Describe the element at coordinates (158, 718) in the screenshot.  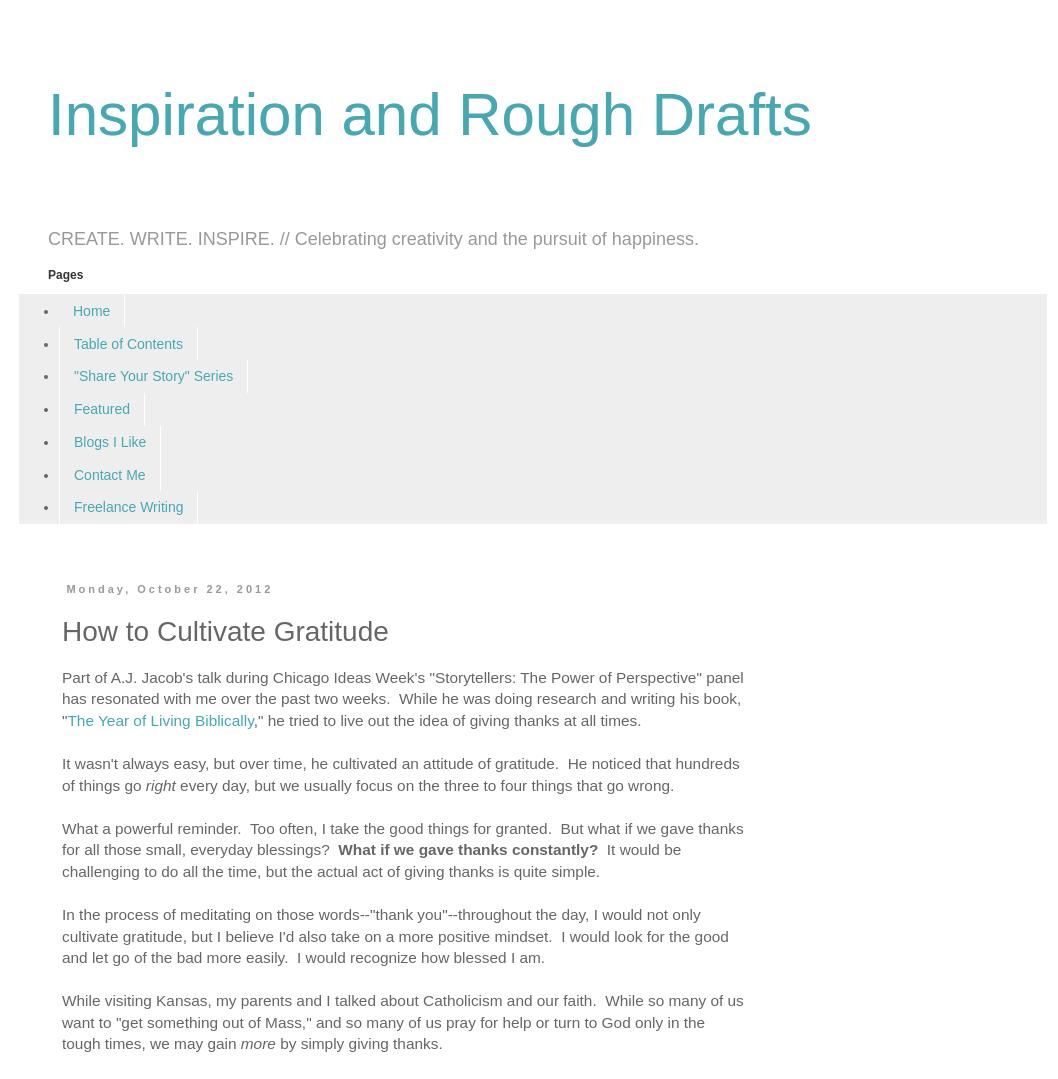
I see `'The Year of Living Biblically'` at that location.